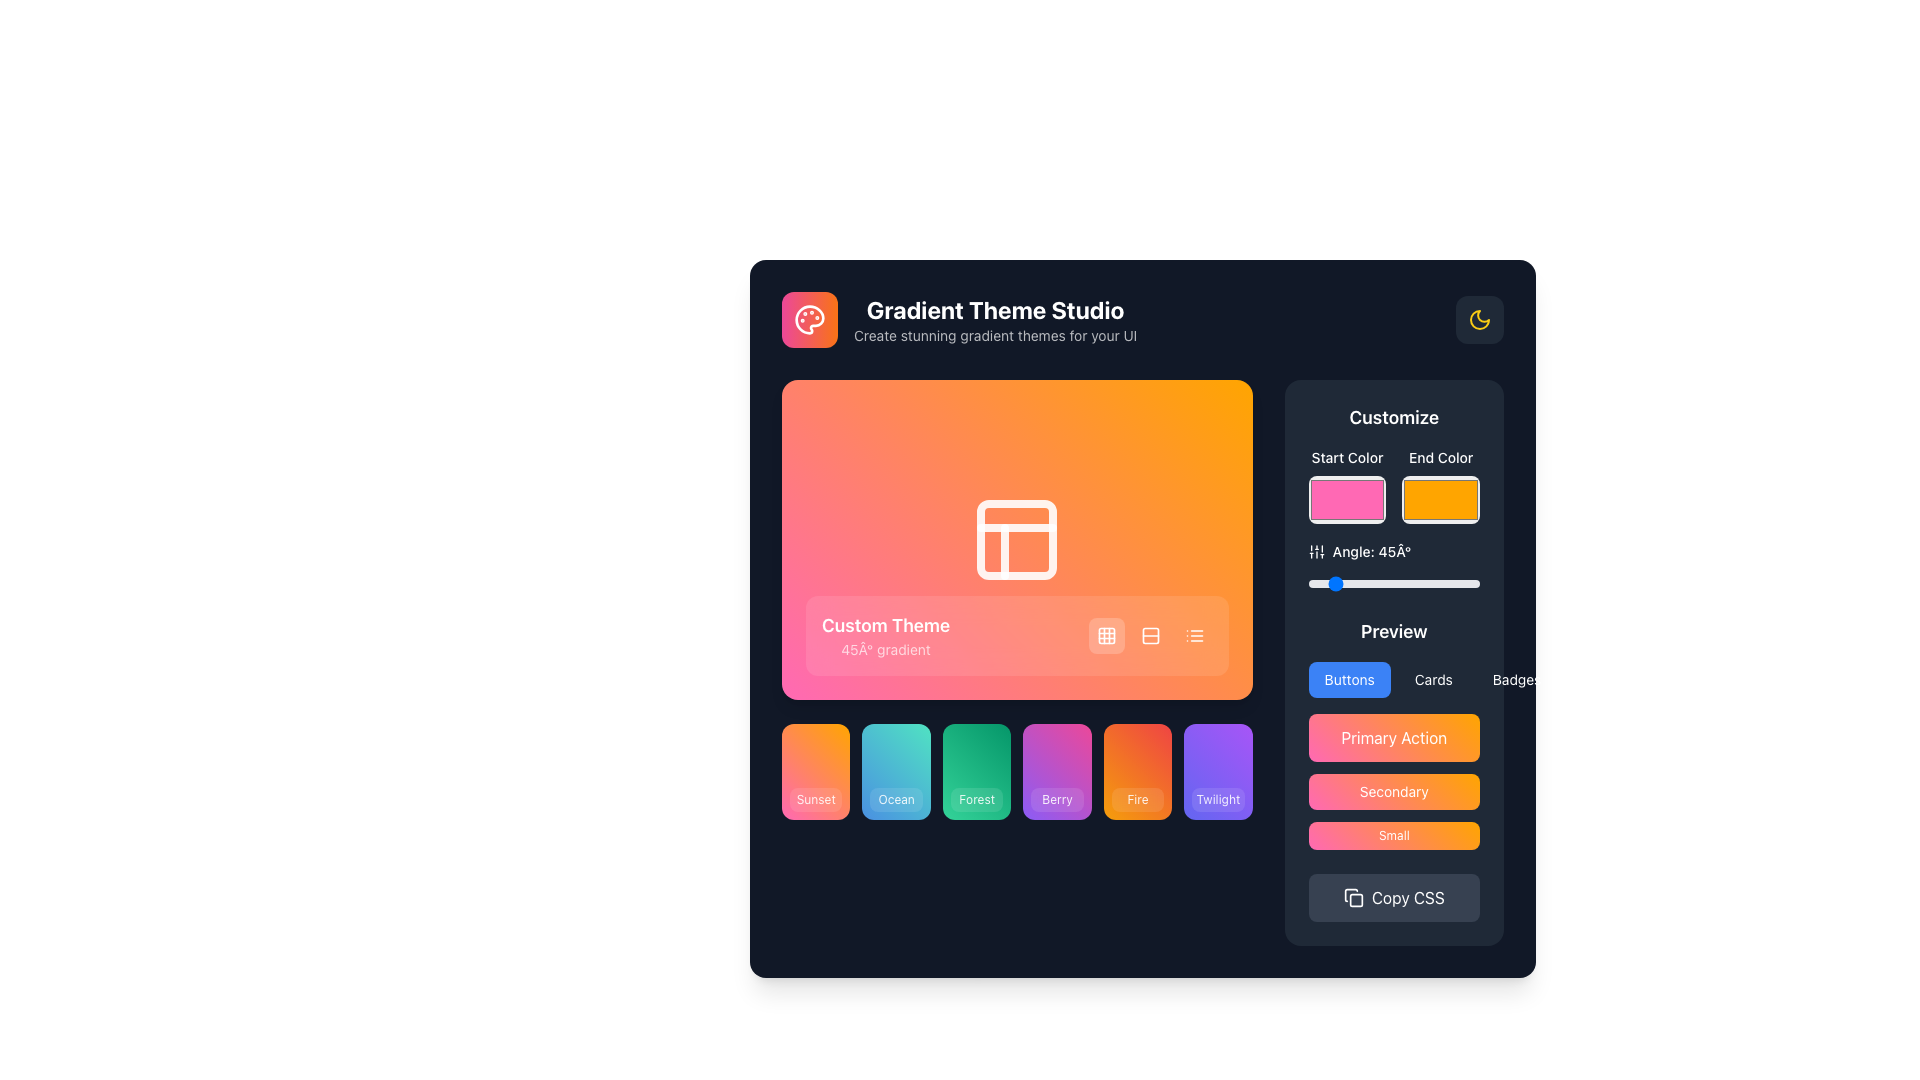 The height and width of the screenshot is (1080, 1920). I want to click on angle, so click(1438, 583).